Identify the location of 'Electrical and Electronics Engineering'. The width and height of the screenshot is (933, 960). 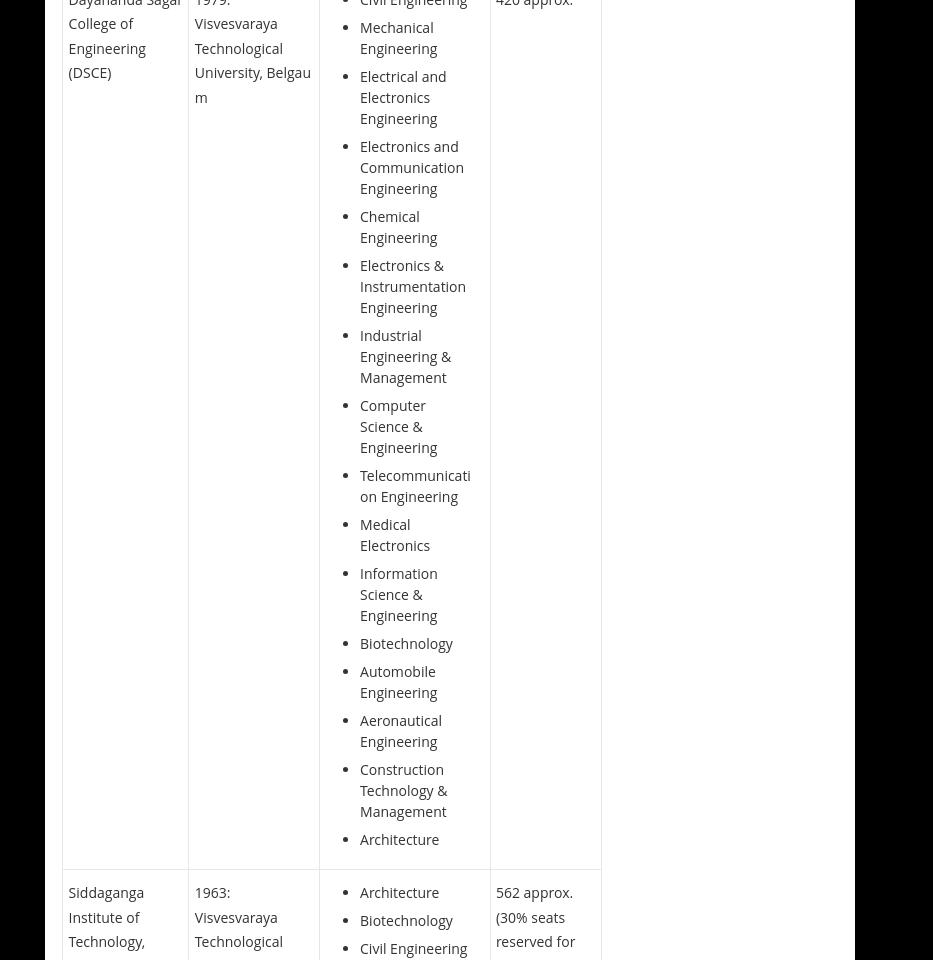
(402, 96).